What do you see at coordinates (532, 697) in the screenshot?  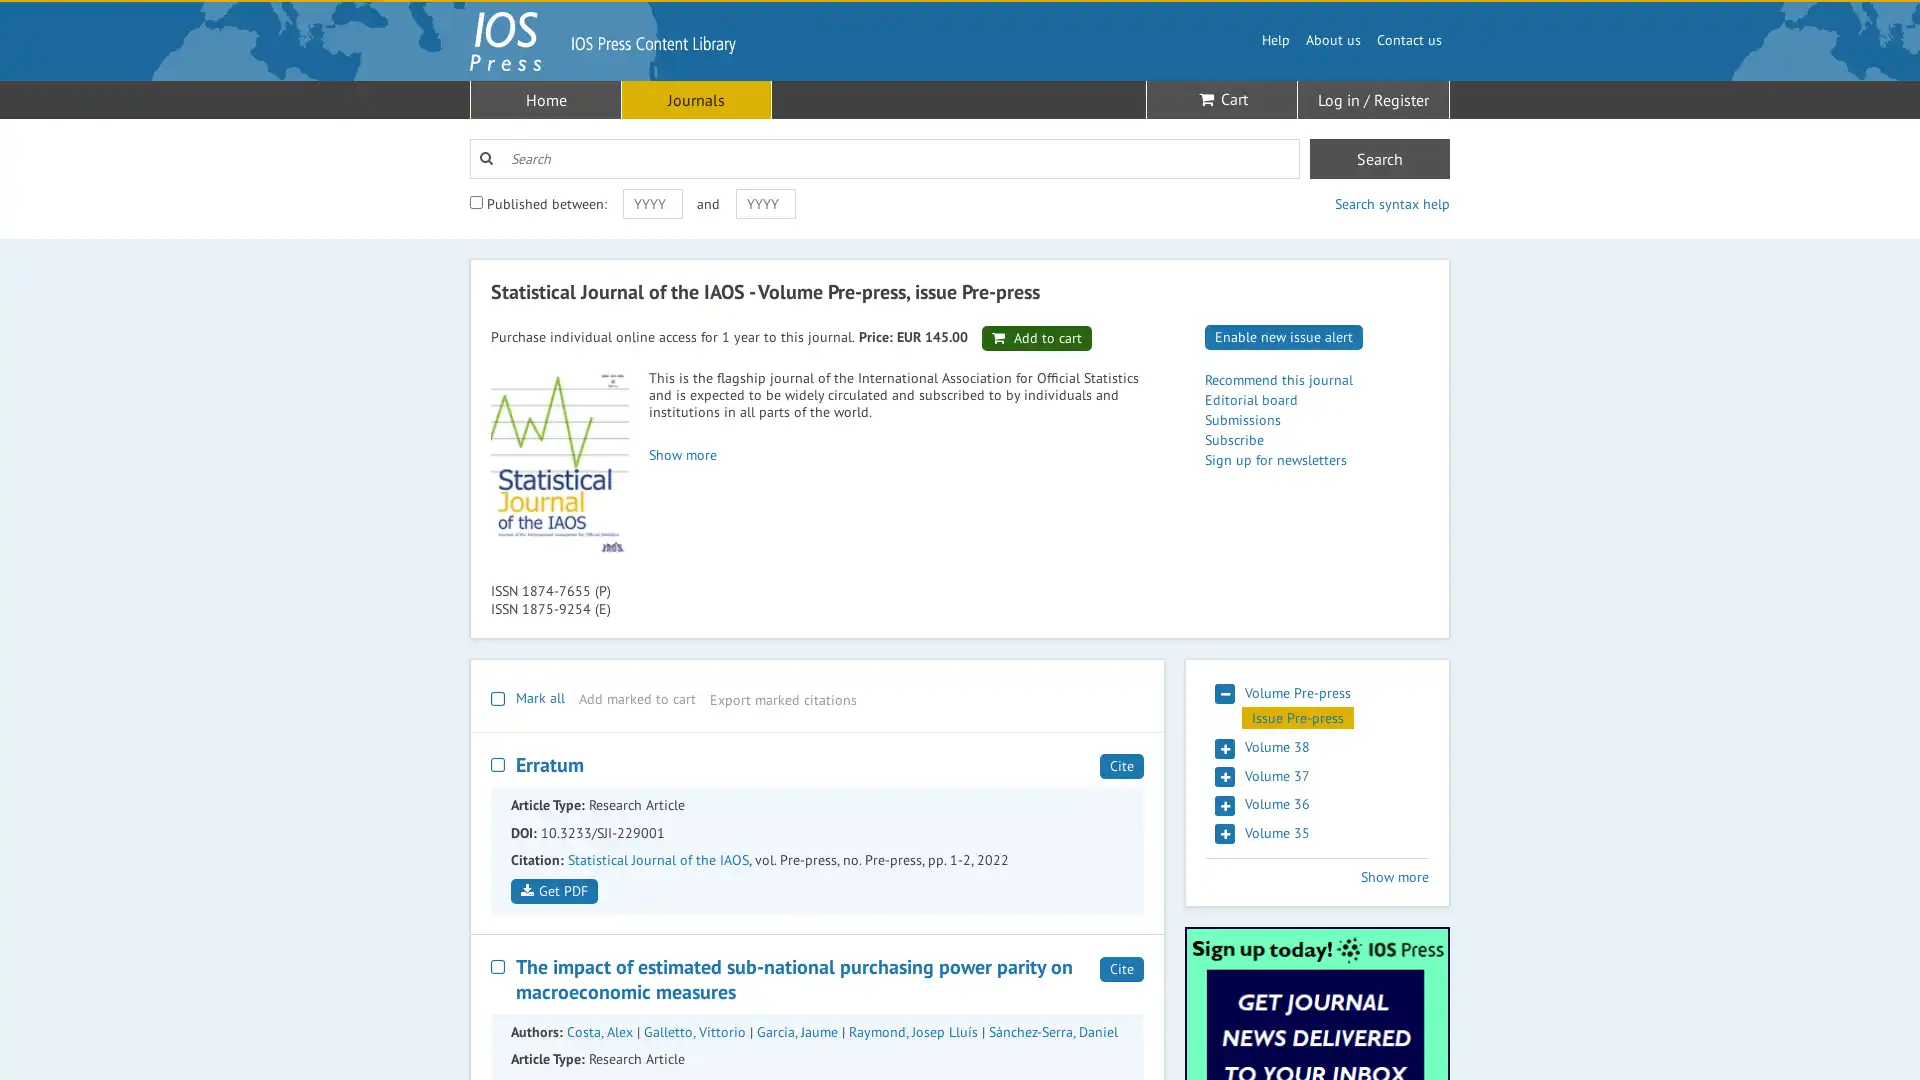 I see `Mark all` at bounding box center [532, 697].